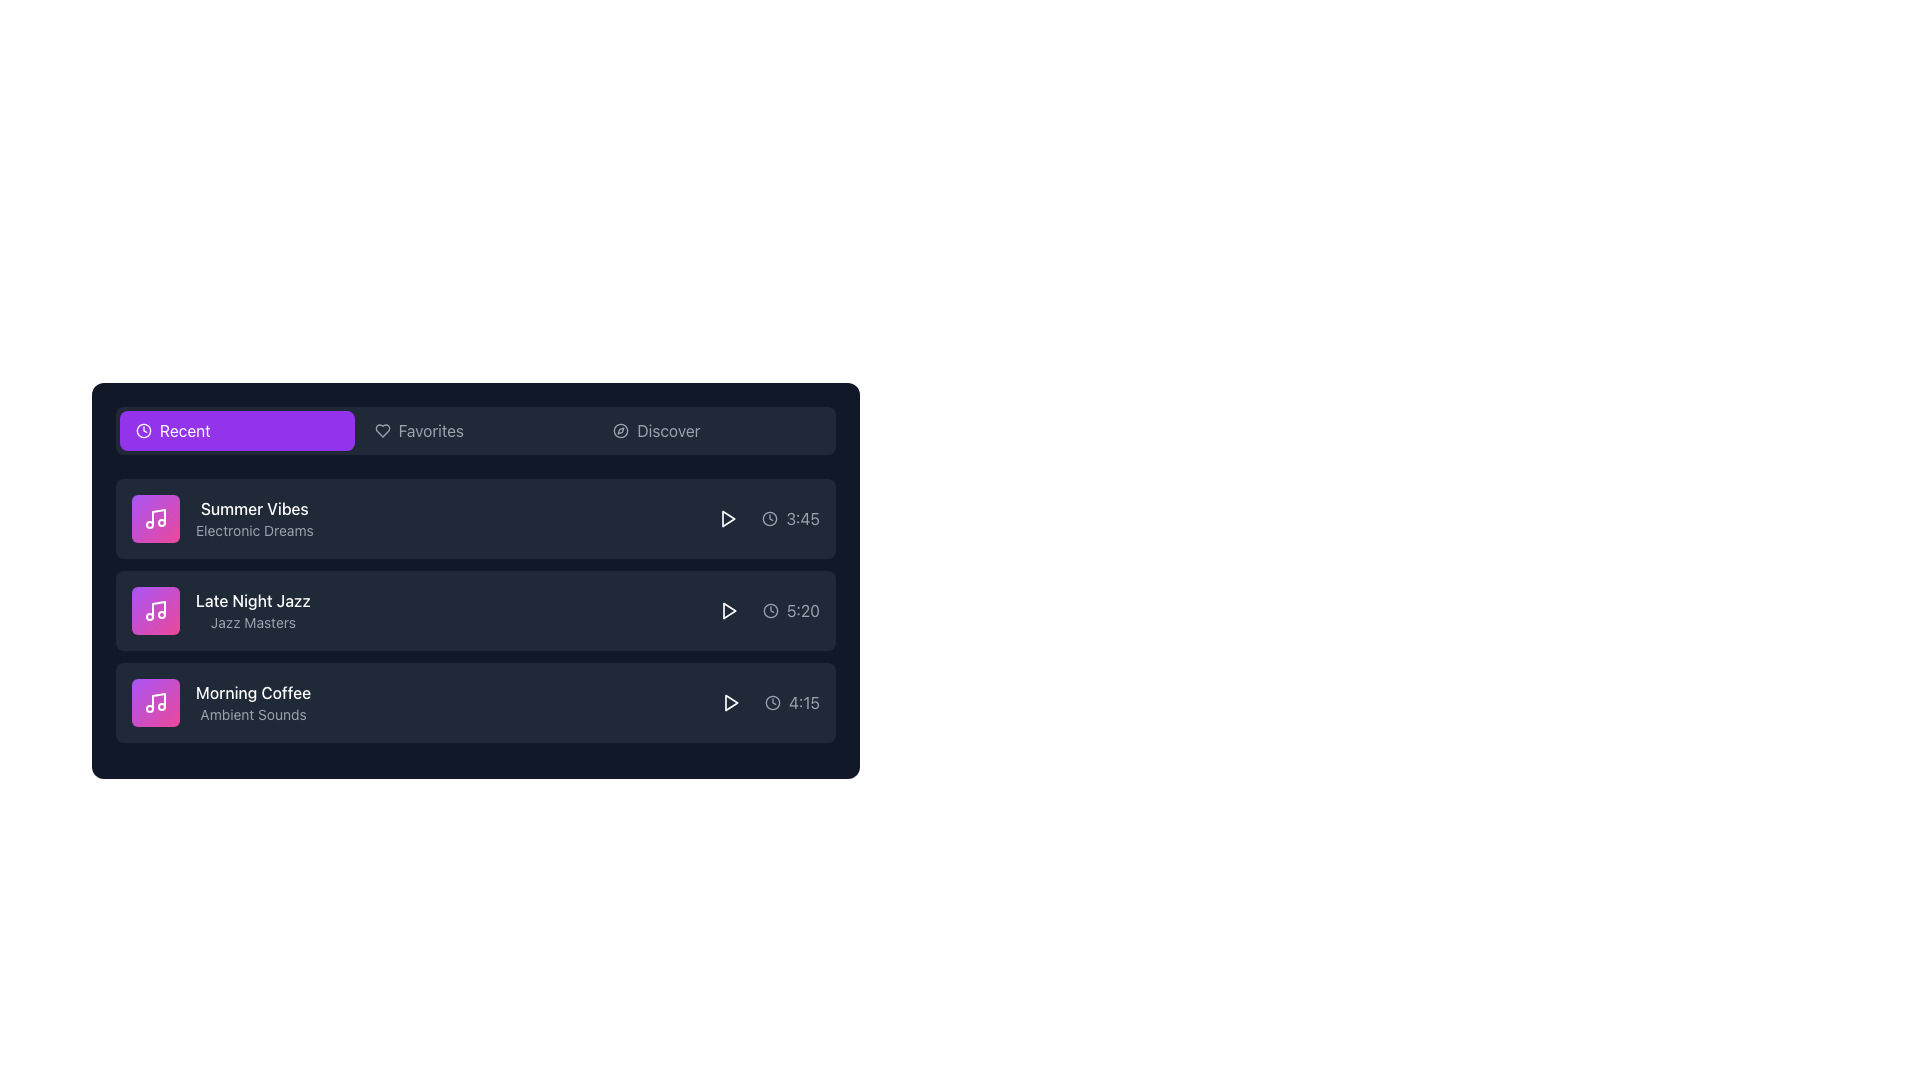 This screenshot has height=1080, width=1920. What do you see at coordinates (157, 700) in the screenshot?
I see `the musical note icon within the 'Morning Coffee' music item, which is the third item in the Recent Music category` at bounding box center [157, 700].